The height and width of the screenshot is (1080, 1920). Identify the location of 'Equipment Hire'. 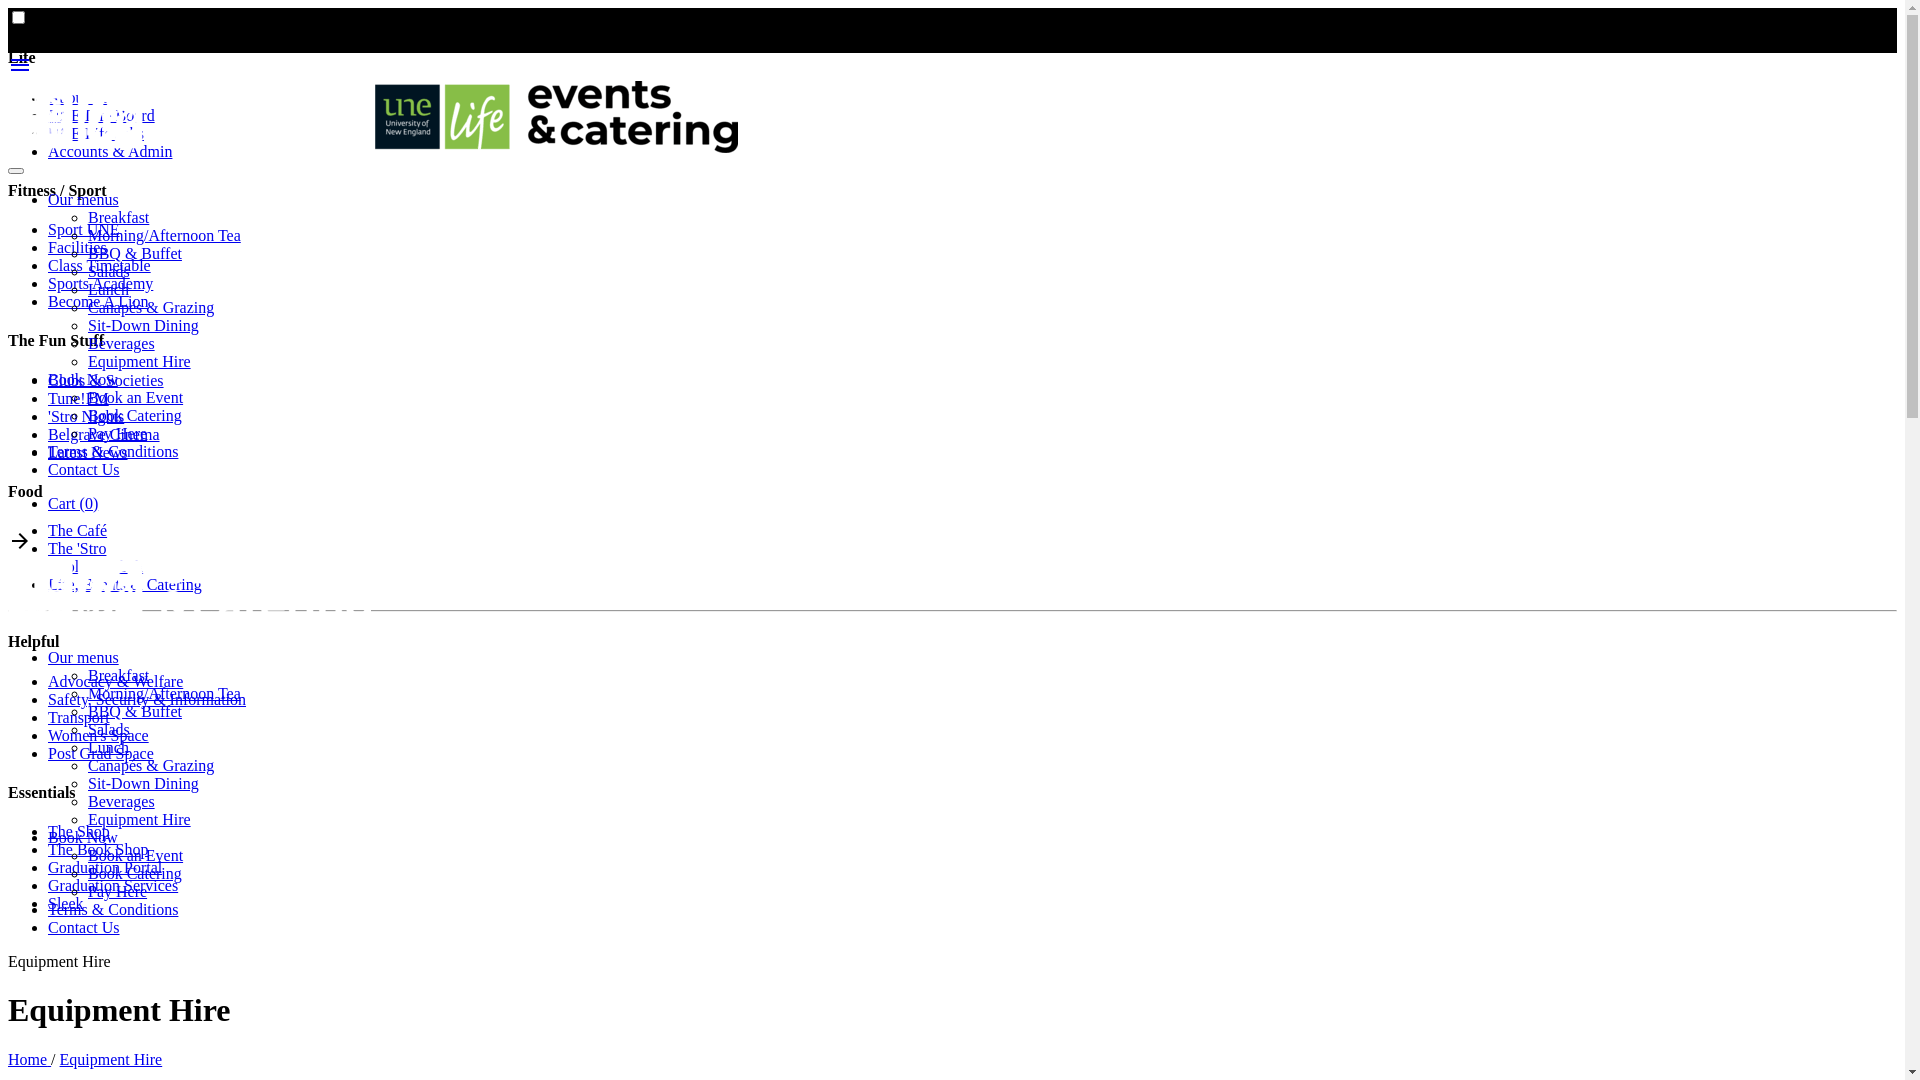
(138, 819).